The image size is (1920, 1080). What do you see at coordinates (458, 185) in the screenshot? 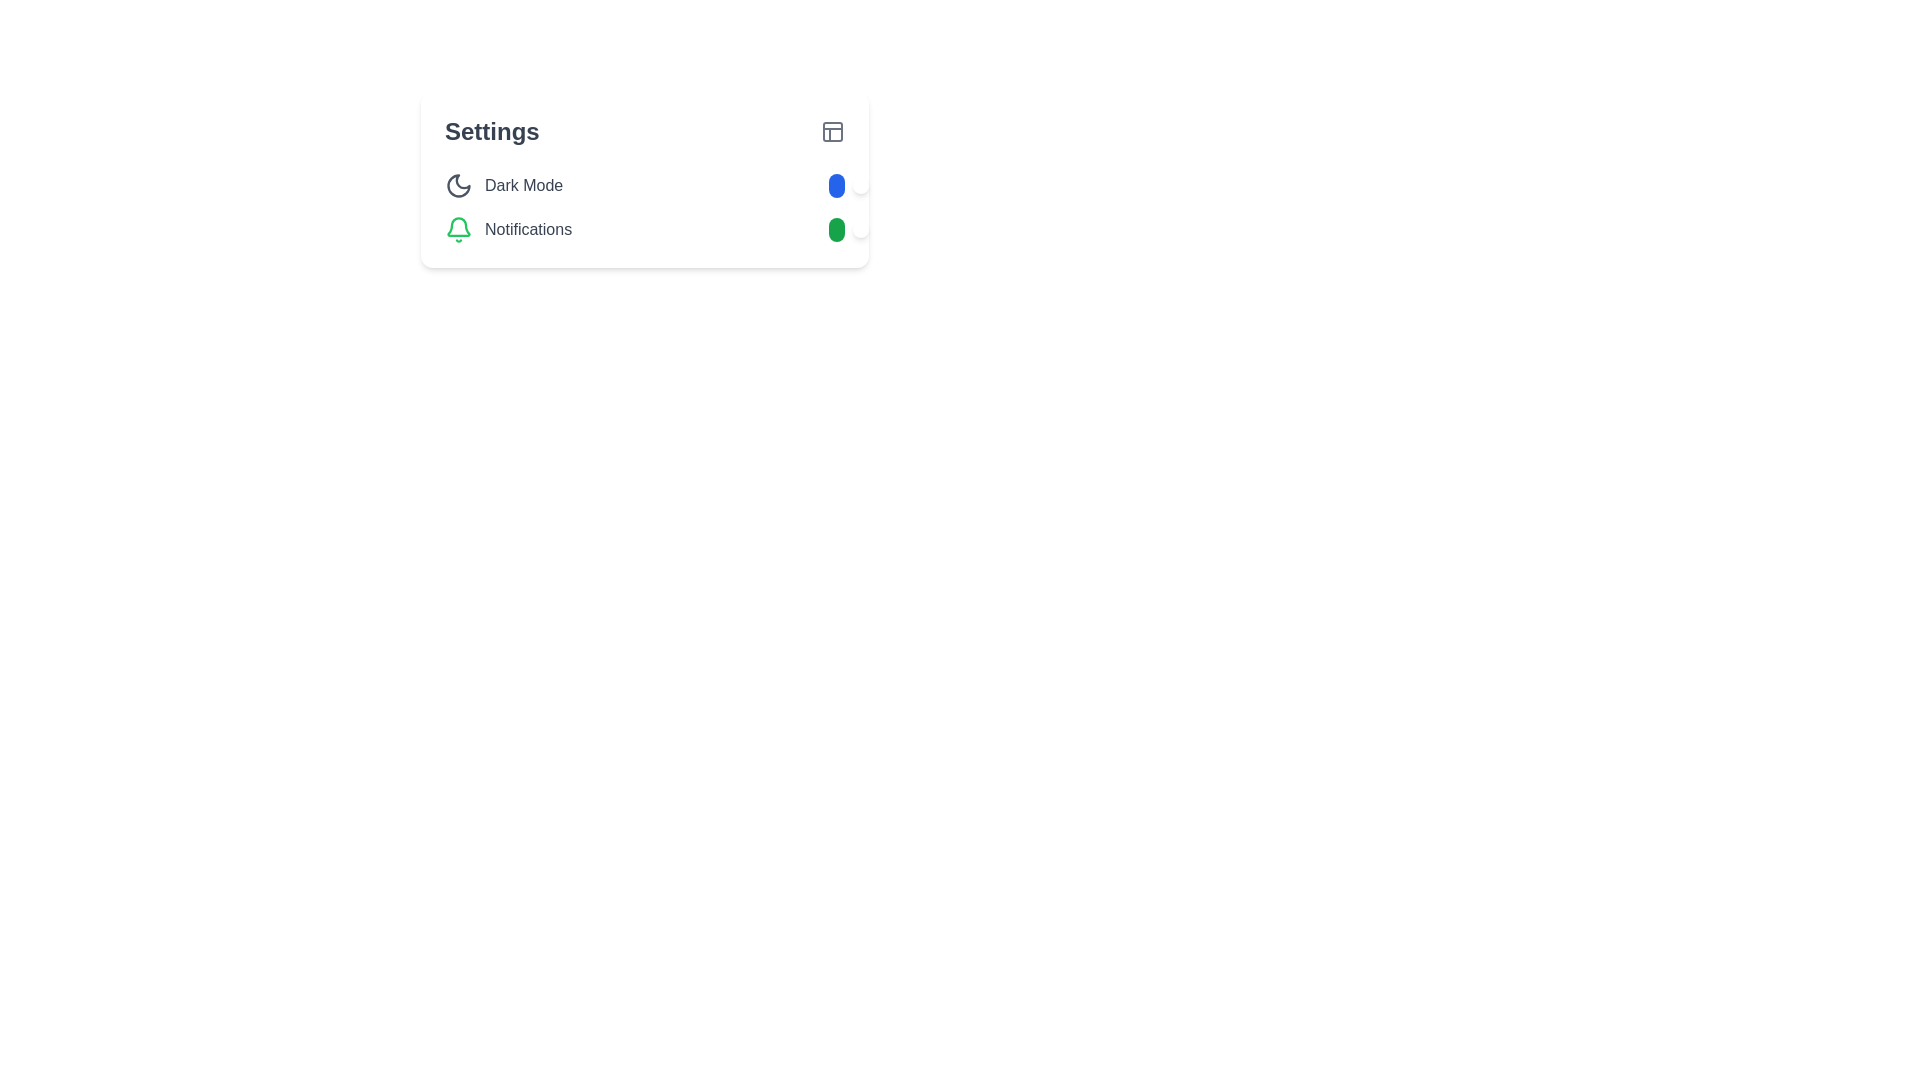
I see `the moon-shaped icon, which is dark gray and located in the settings panel under the 'Dark Mode' label` at bounding box center [458, 185].